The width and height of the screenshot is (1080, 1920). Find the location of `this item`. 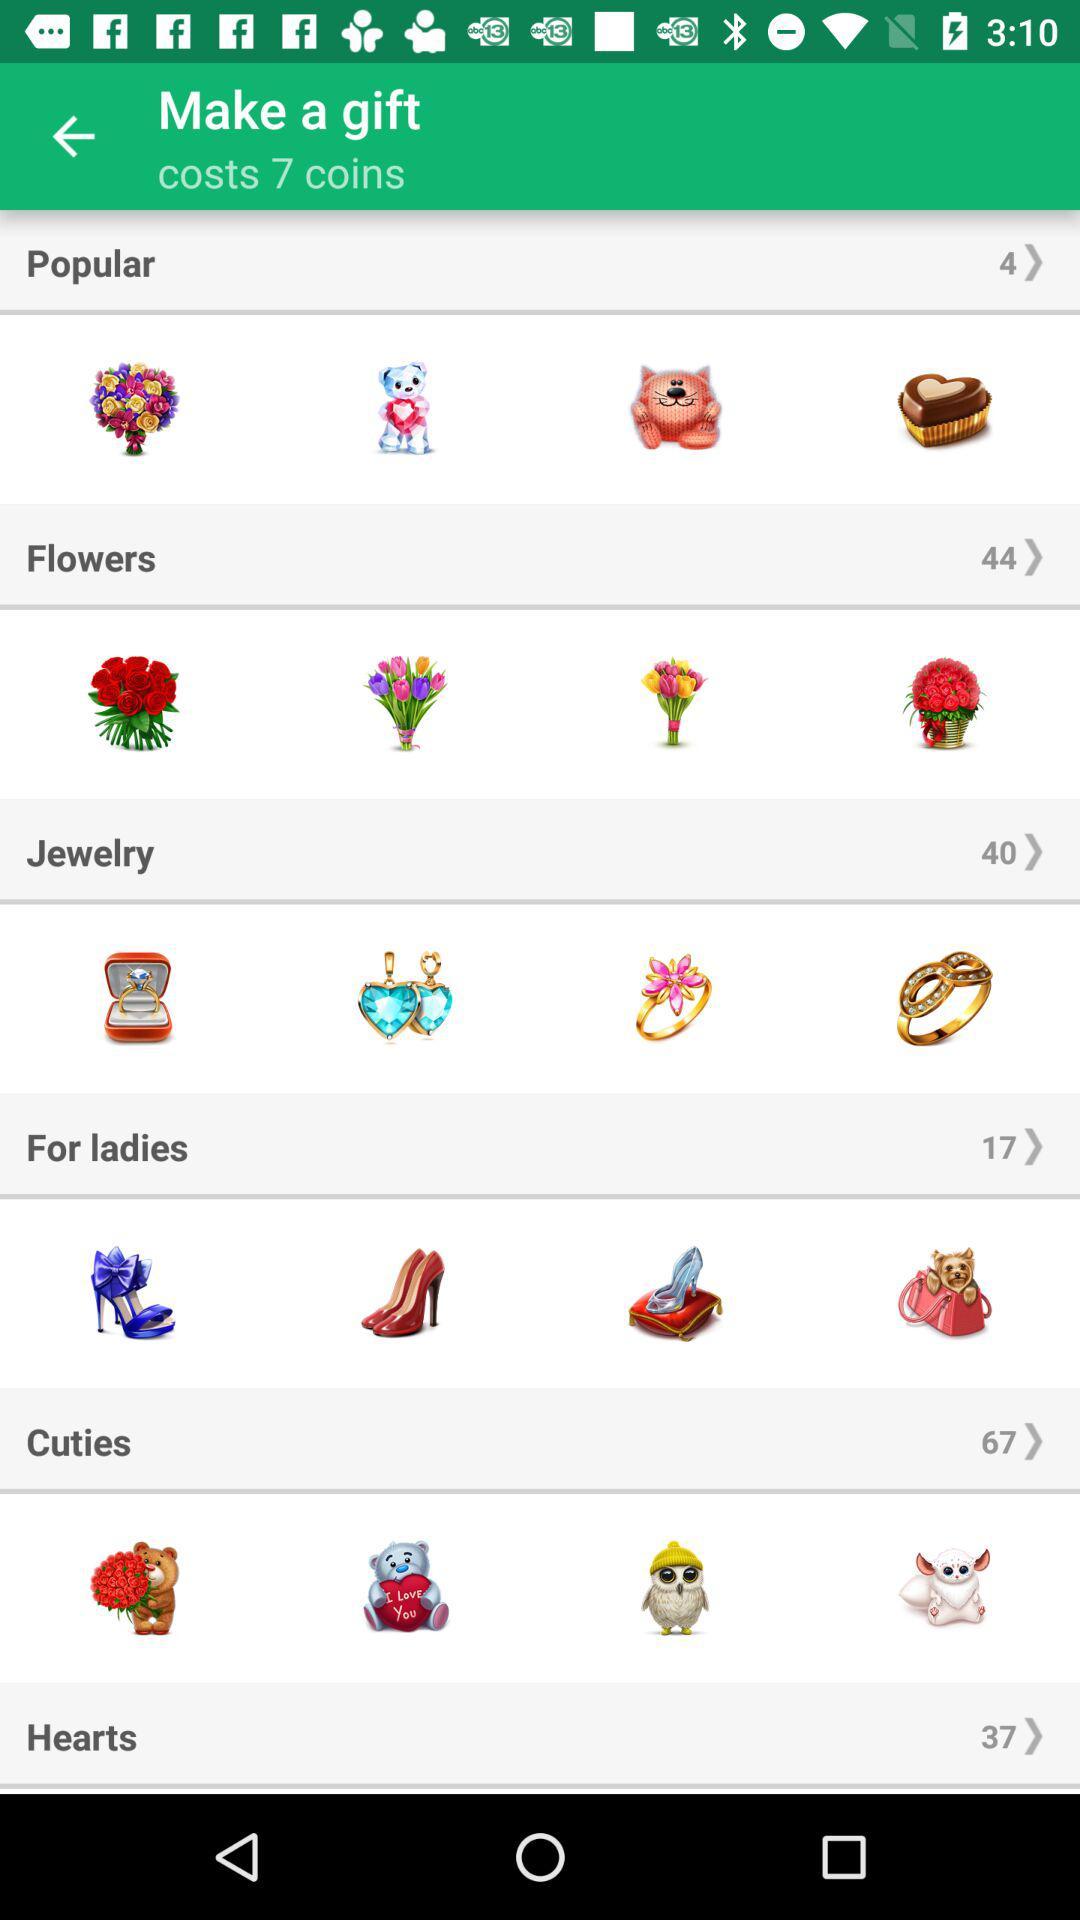

this item is located at coordinates (945, 998).